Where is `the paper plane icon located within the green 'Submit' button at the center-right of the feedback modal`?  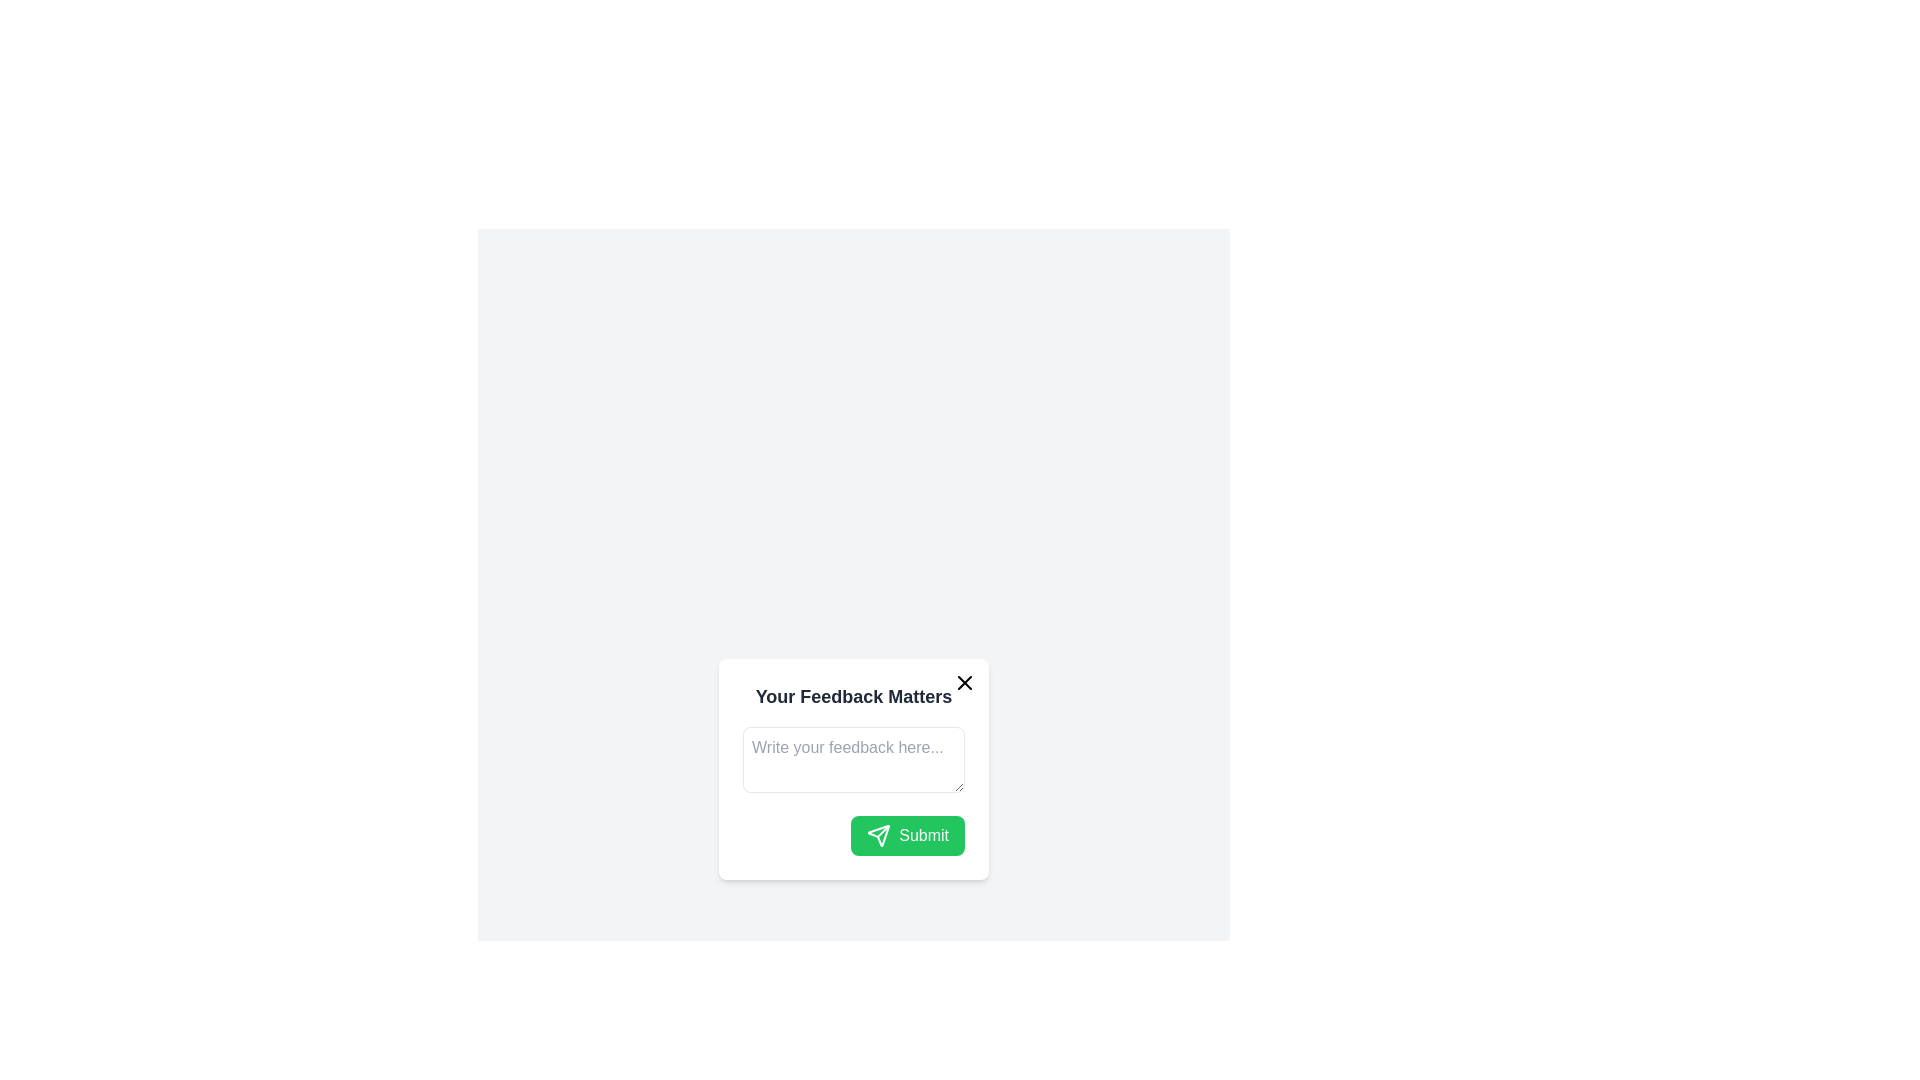 the paper plane icon located within the green 'Submit' button at the center-right of the feedback modal is located at coordinates (879, 835).